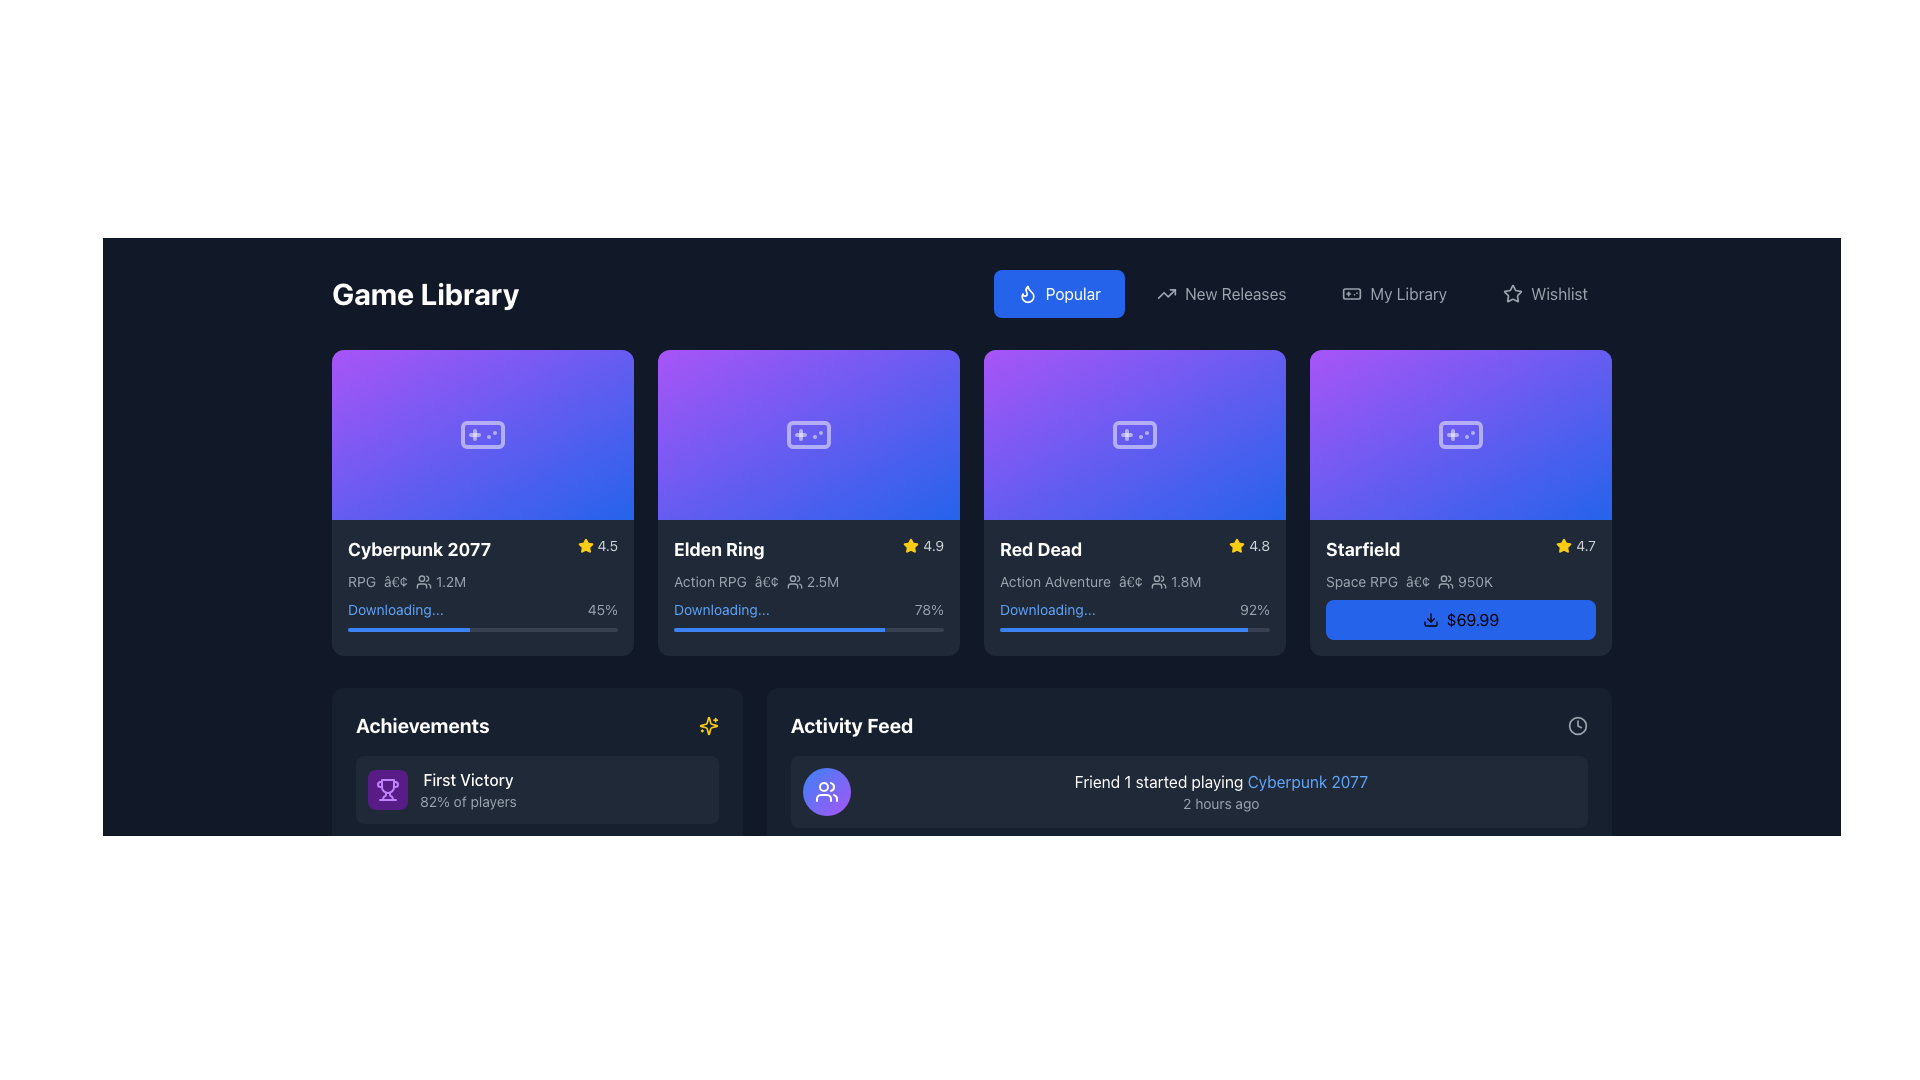  I want to click on the game title within the Activity Notification Block, which is the third entry in the Activity Feed section, so click(1189, 966).